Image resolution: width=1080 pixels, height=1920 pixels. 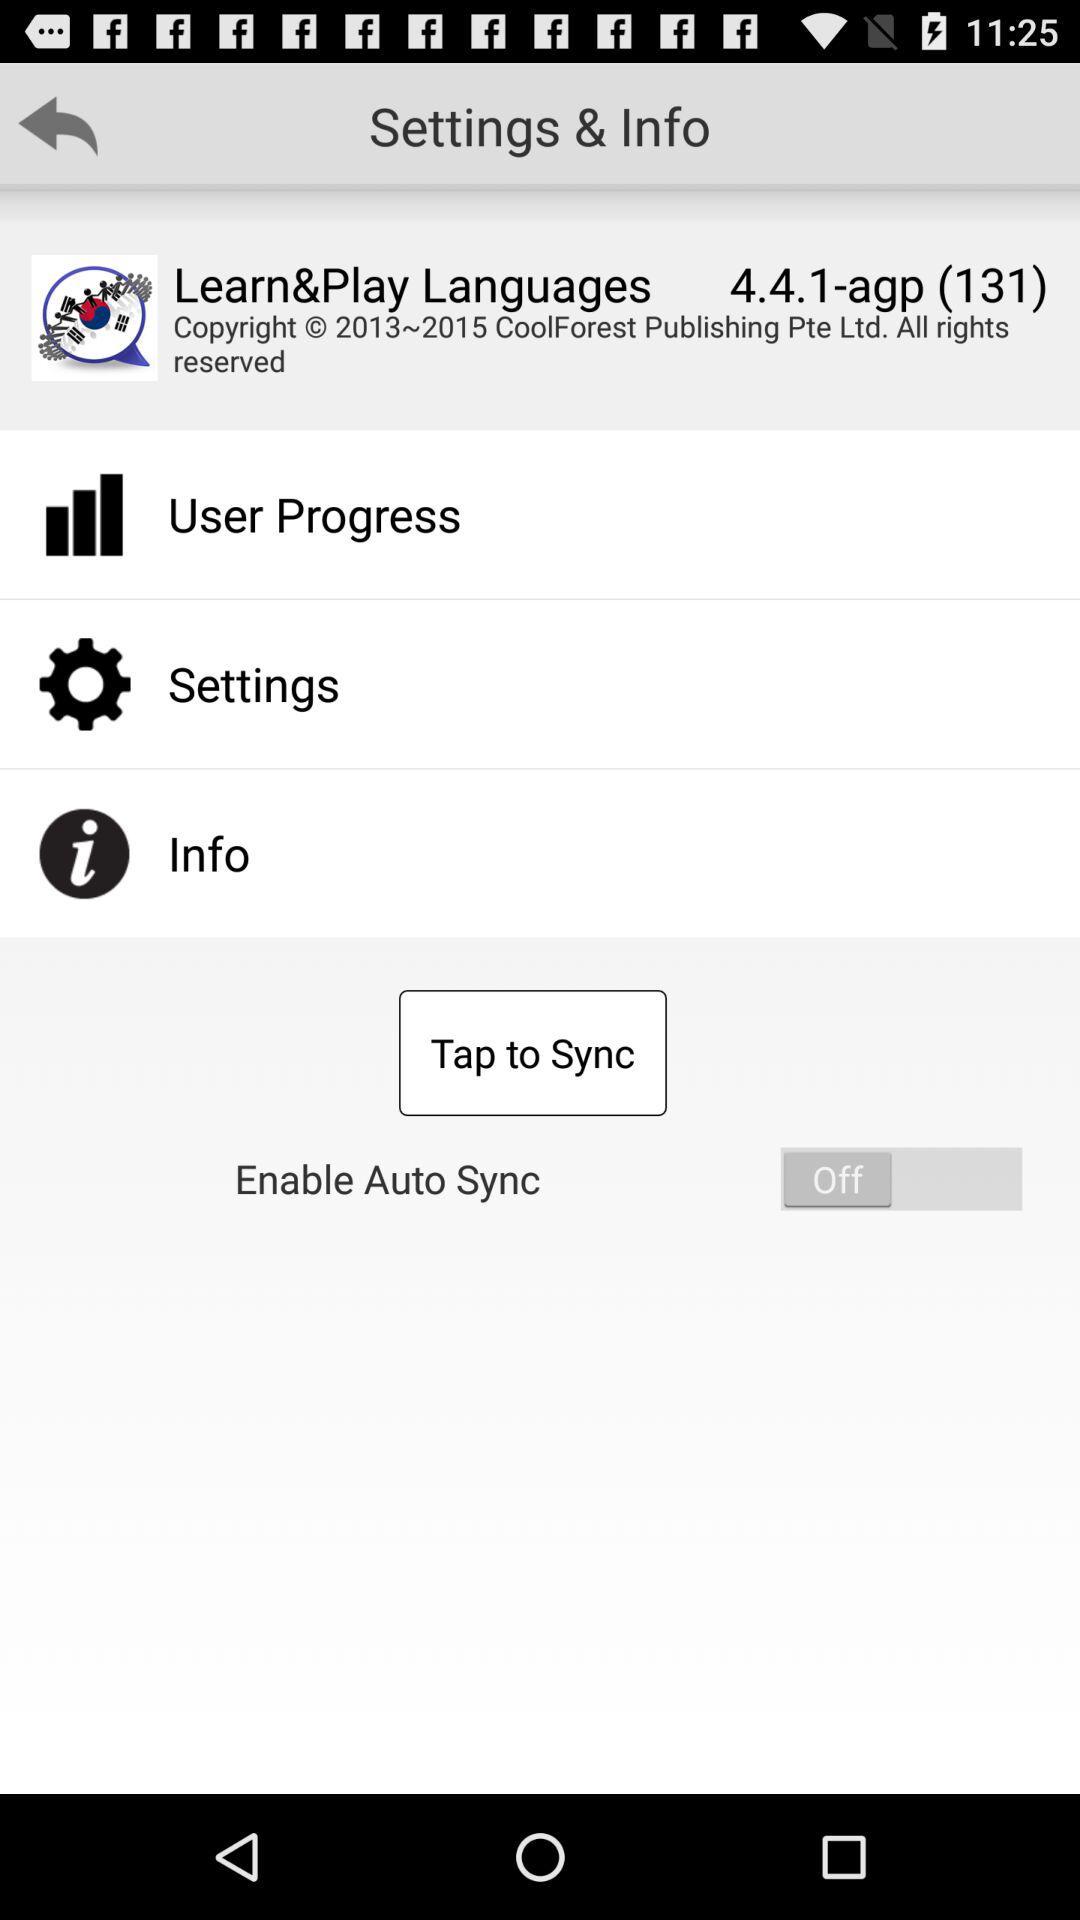 I want to click on the tap to sync item, so click(x=531, y=1051).